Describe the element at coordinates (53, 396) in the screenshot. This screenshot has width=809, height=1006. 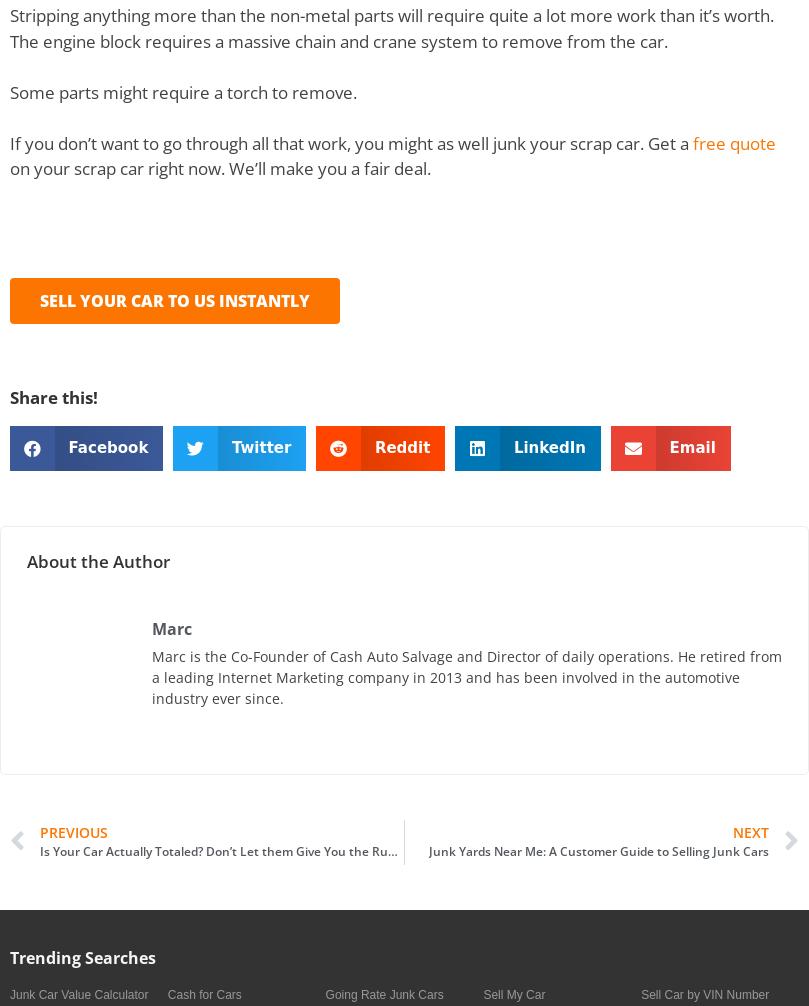
I see `'Share this!'` at that location.